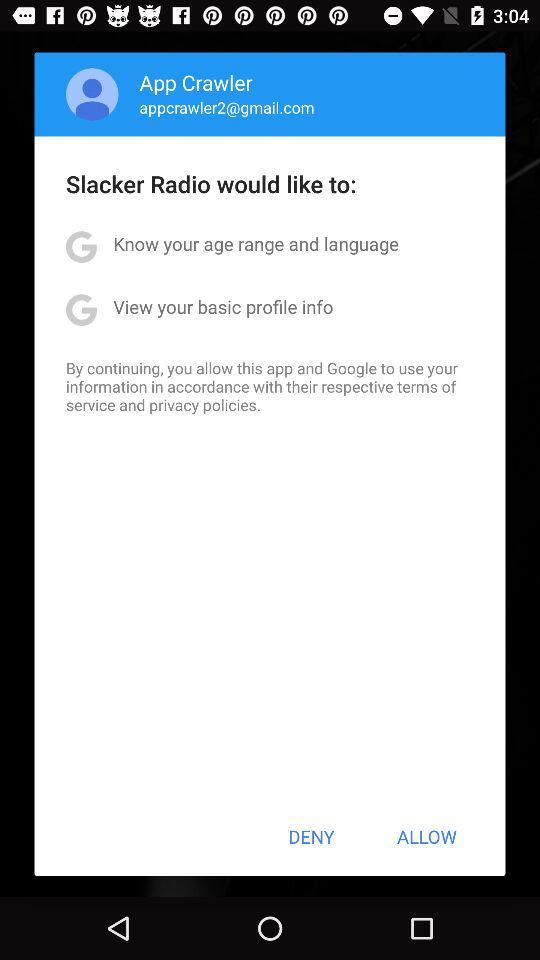 This screenshot has height=960, width=540. Describe the element at coordinates (226, 107) in the screenshot. I see `the appcrawler2@gmail.com app` at that location.